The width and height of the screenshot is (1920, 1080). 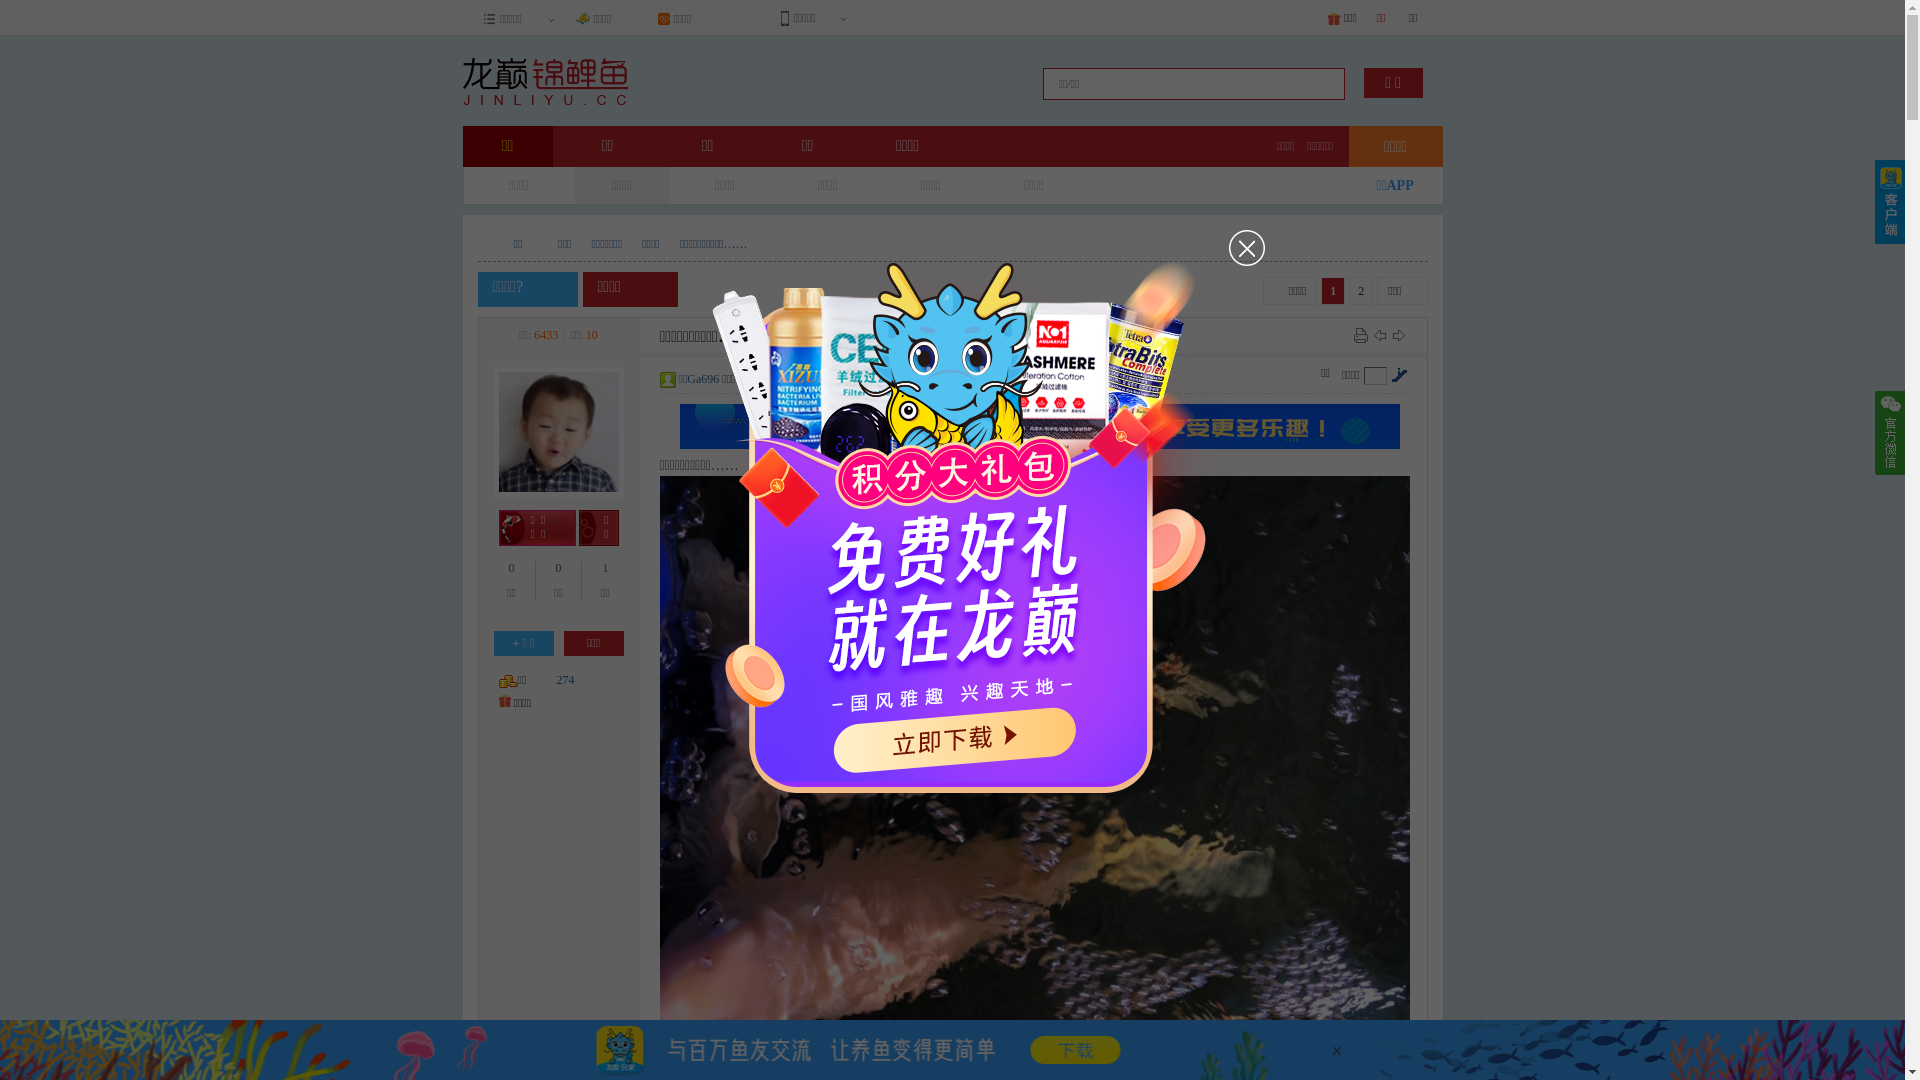 I want to click on '2', so click(x=1360, y=290).